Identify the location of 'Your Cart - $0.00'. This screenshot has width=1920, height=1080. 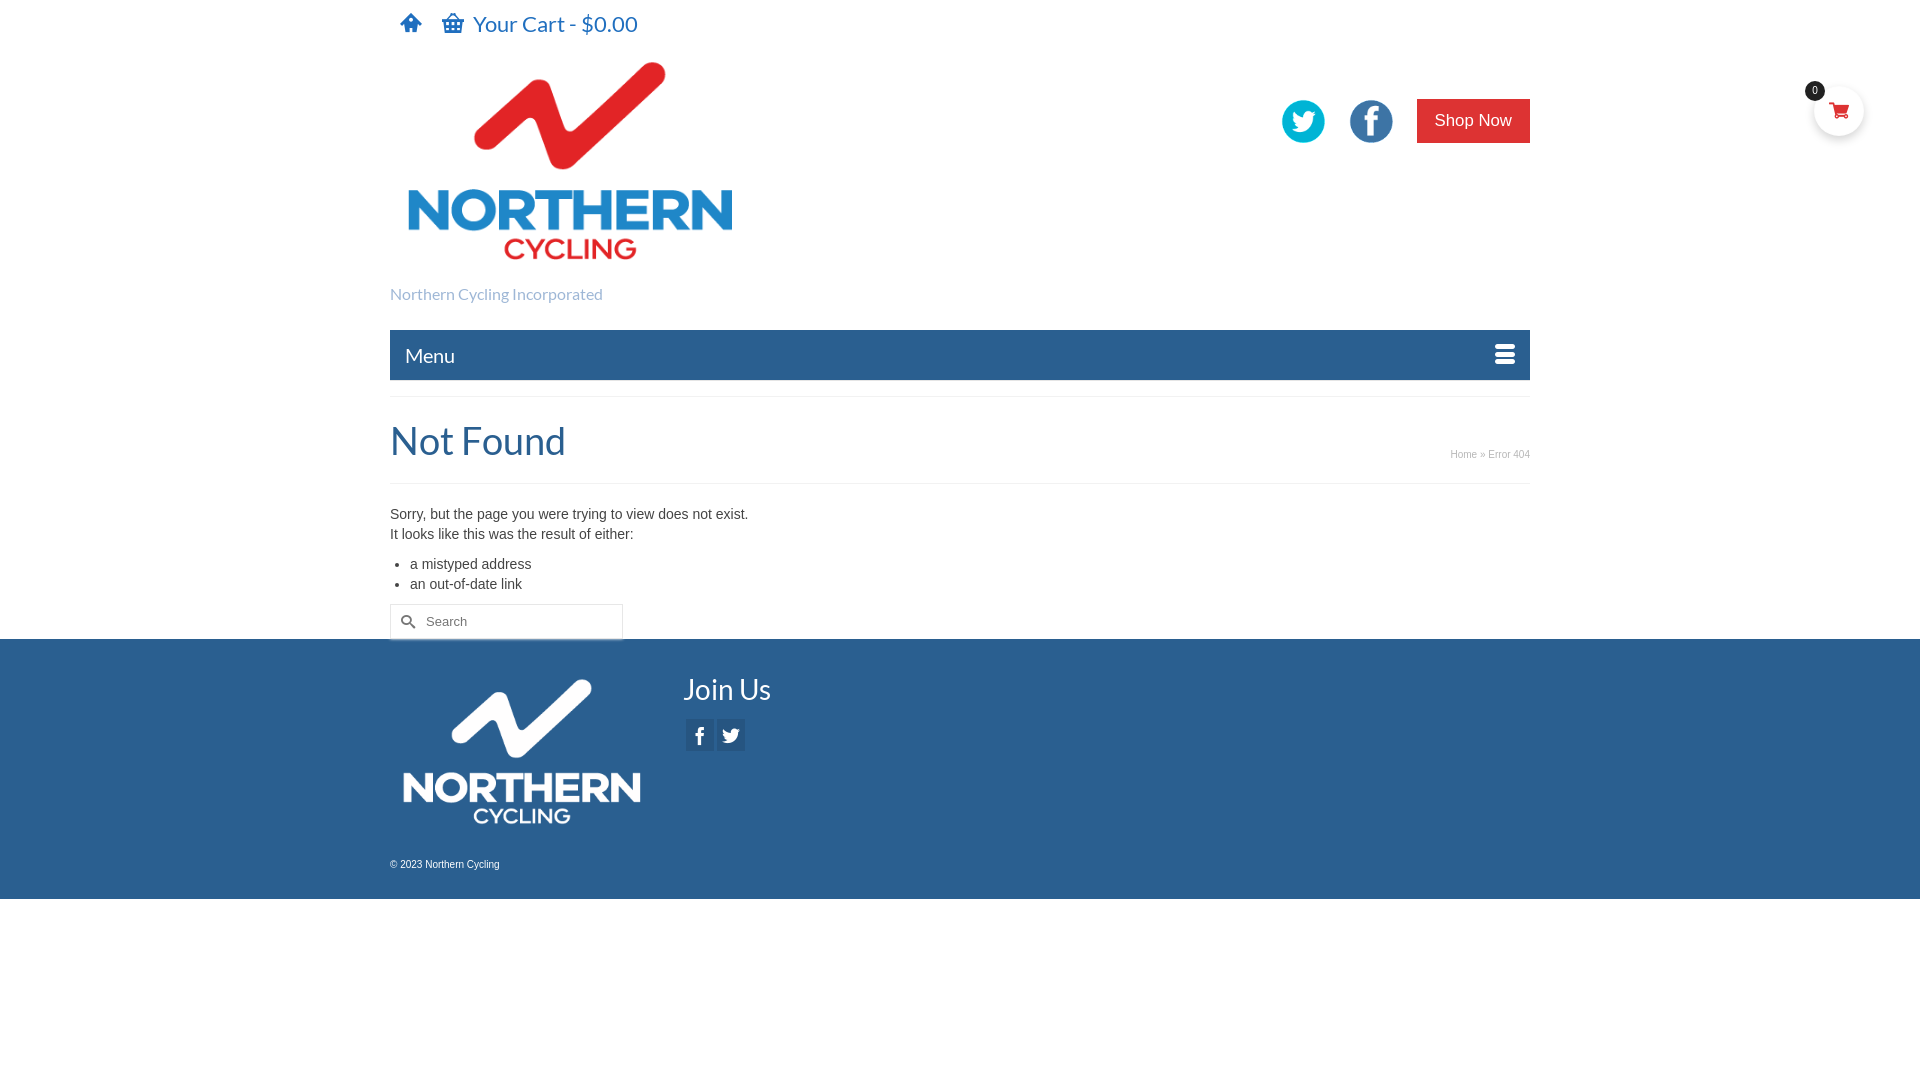
(539, 23).